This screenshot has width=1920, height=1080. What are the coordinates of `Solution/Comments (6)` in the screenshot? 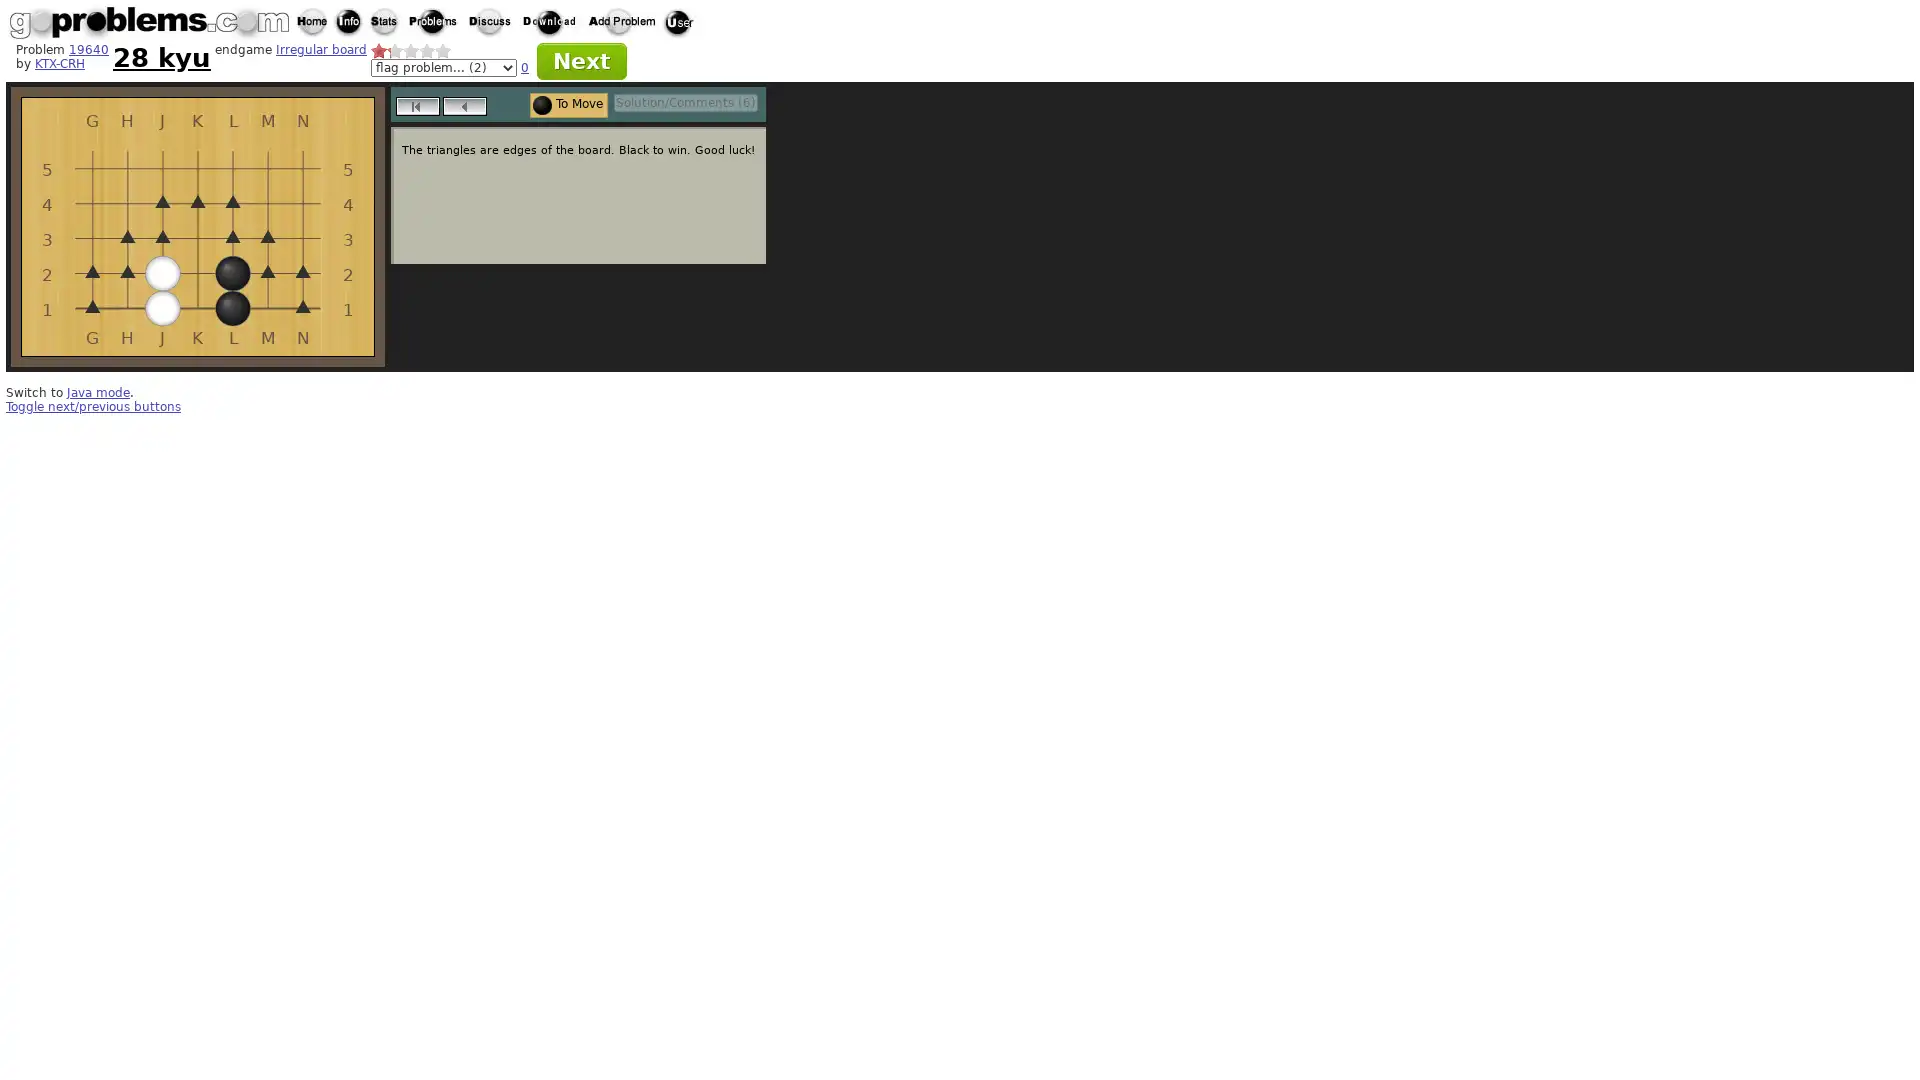 It's located at (685, 103).